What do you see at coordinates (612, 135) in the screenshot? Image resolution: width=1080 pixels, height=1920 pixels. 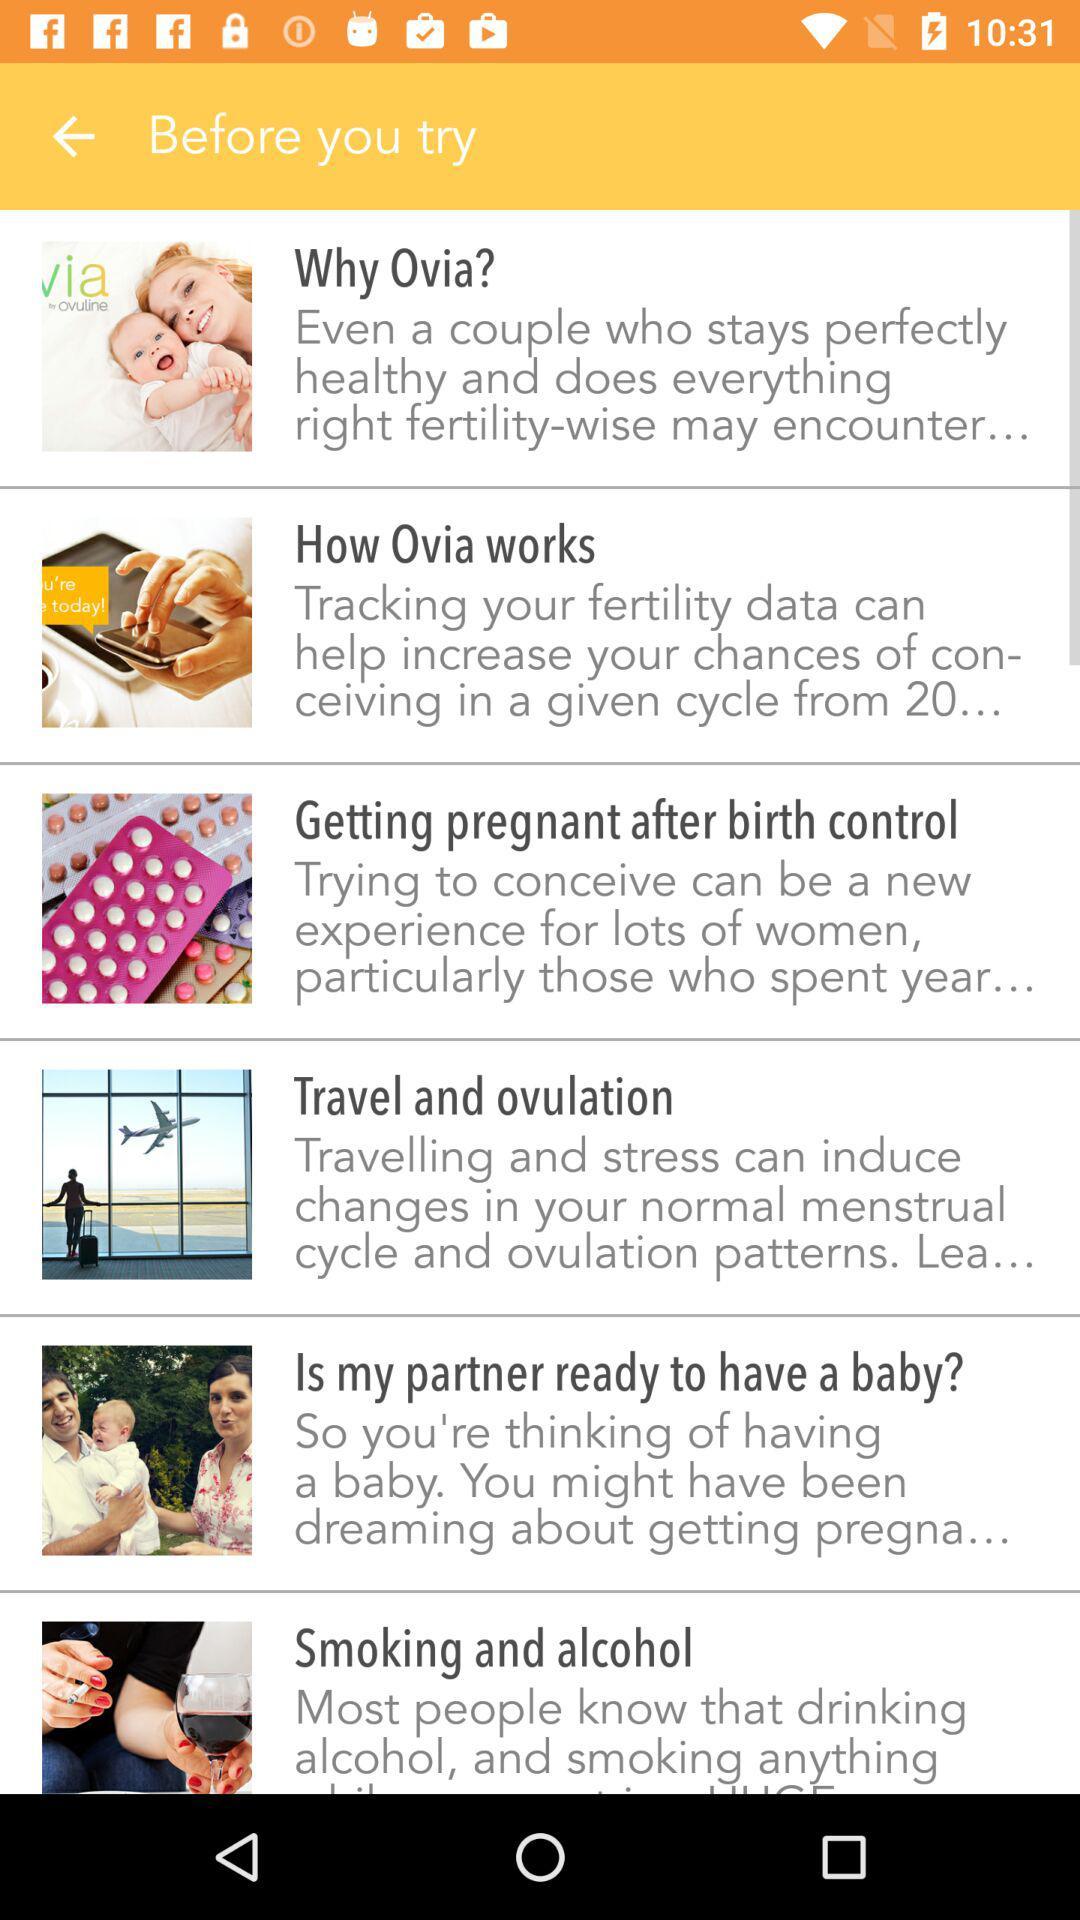 I see `the text beside the back button` at bounding box center [612, 135].